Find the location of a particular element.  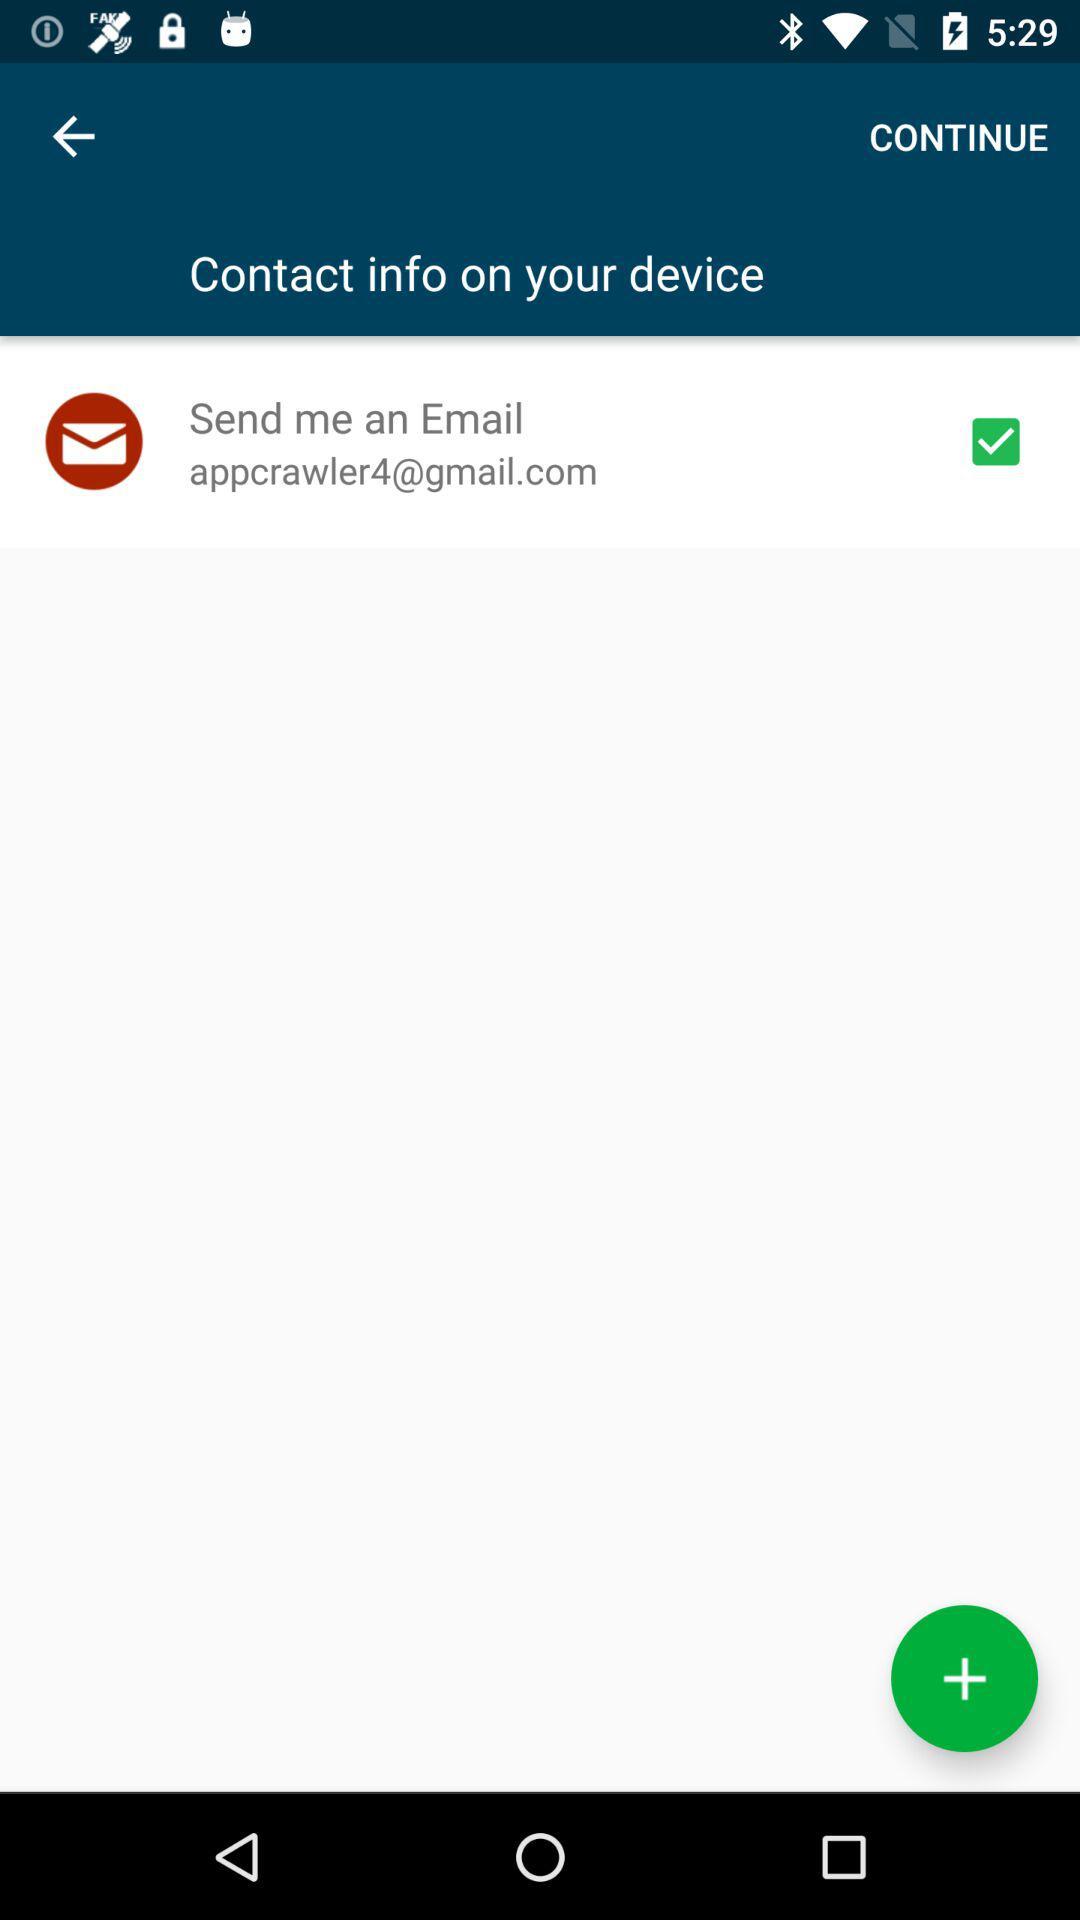

item to the left of the continue icon is located at coordinates (72, 135).